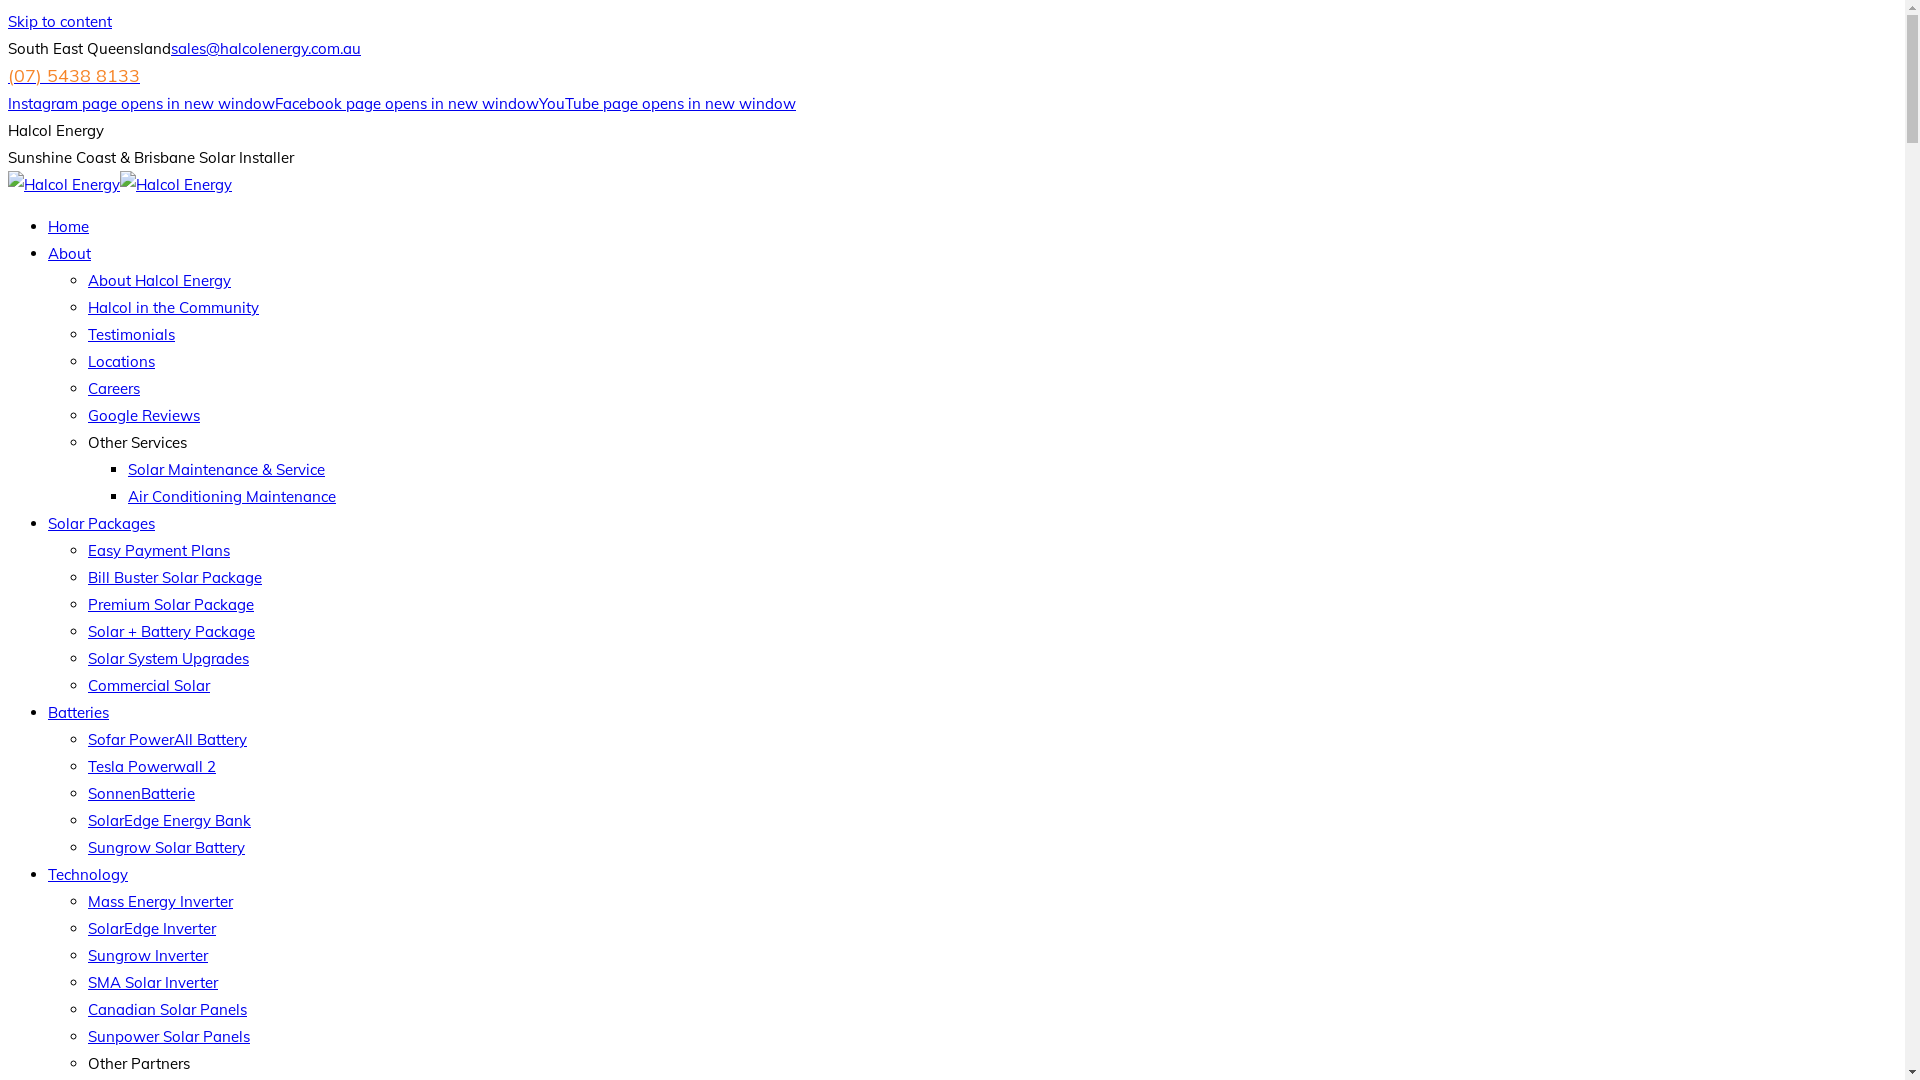  I want to click on '(07) 5438 8133', so click(73, 75).